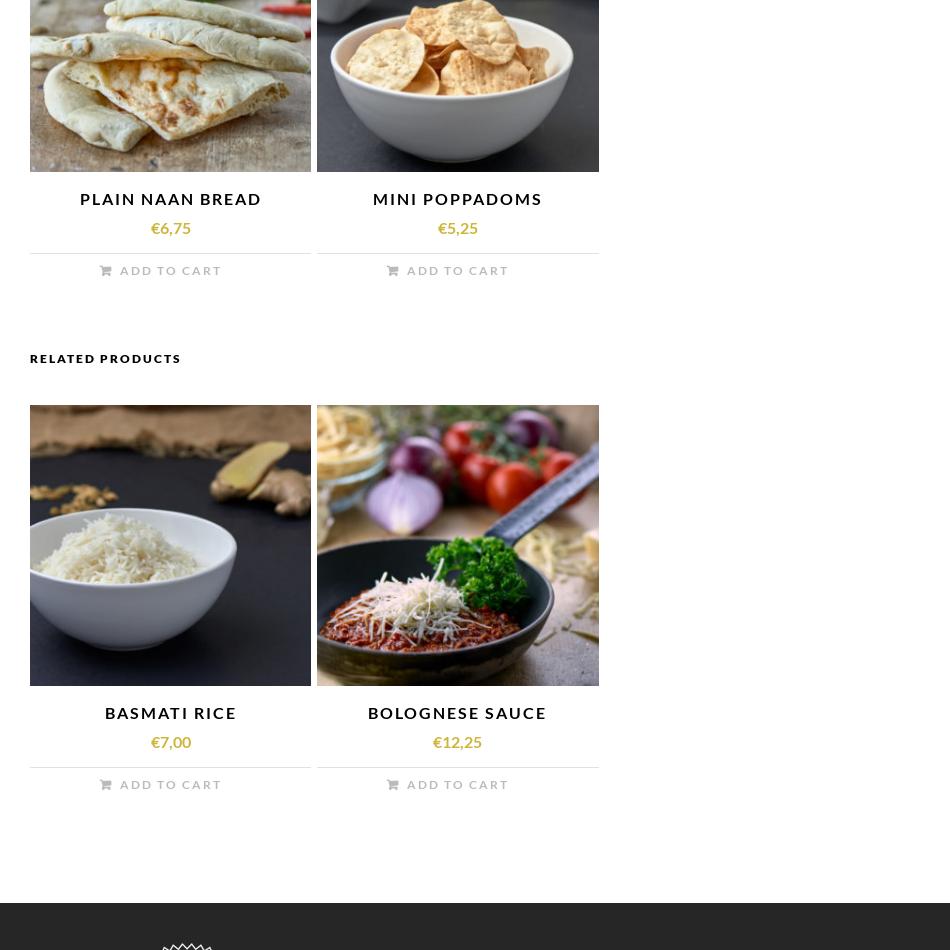 This screenshot has width=950, height=950. Describe the element at coordinates (104, 712) in the screenshot. I see `'BASMATI RICE'` at that location.